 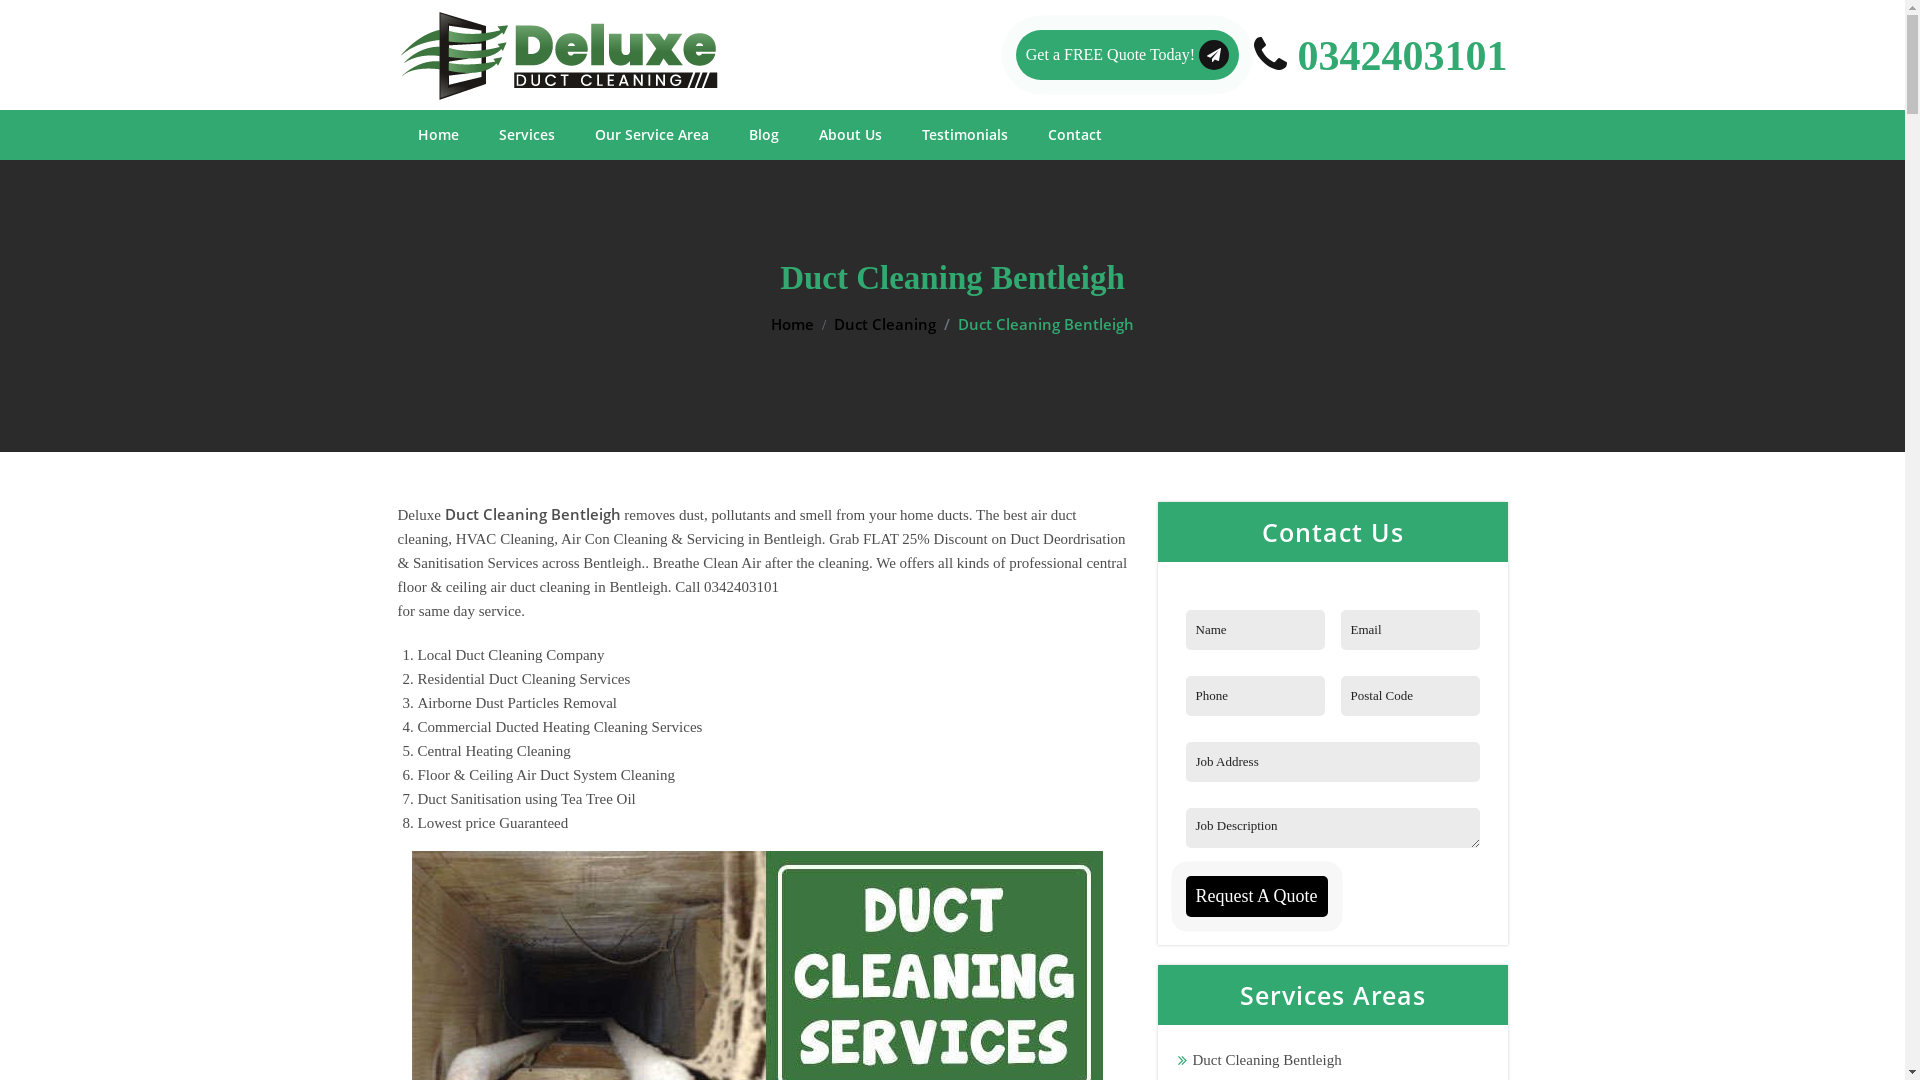 What do you see at coordinates (1256, 895) in the screenshot?
I see `'Request A Quote'` at bounding box center [1256, 895].